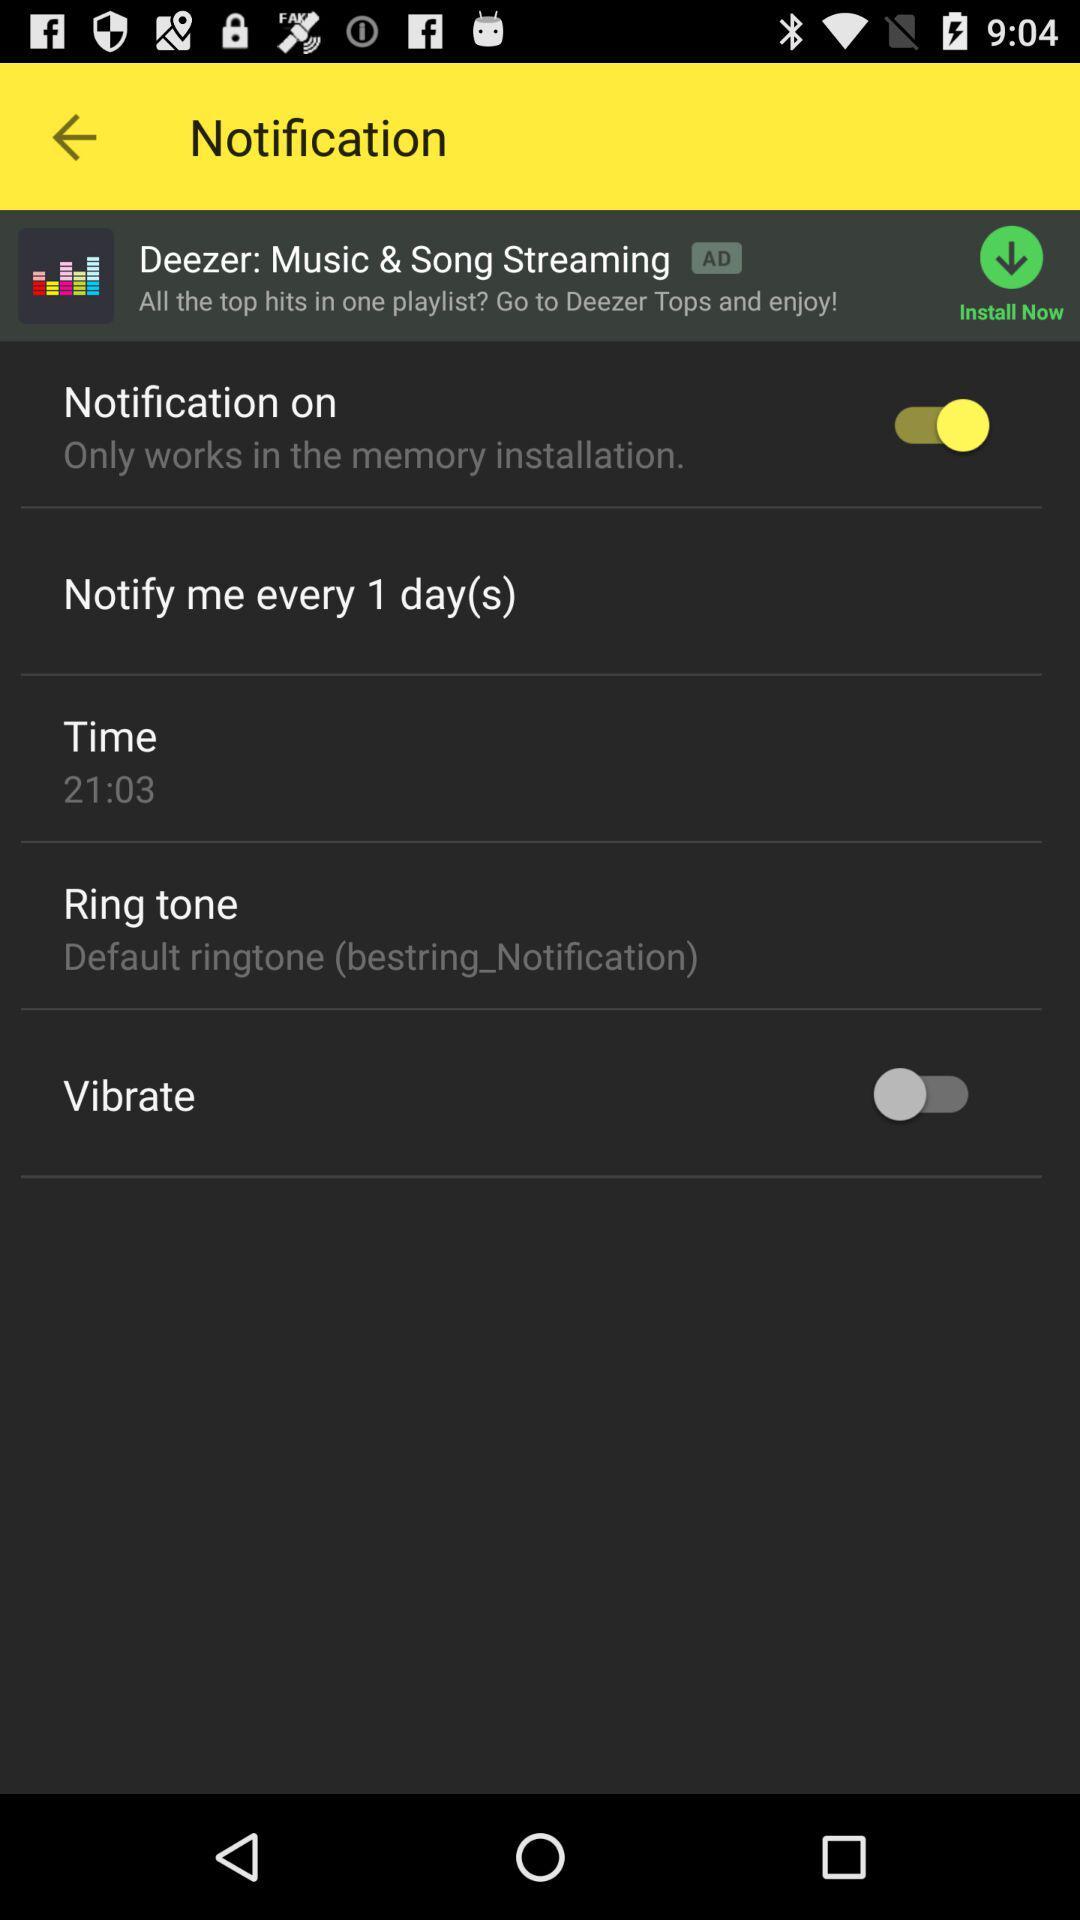 The width and height of the screenshot is (1080, 1920). What do you see at coordinates (149, 901) in the screenshot?
I see `the item above default ringtone (bestring_notification)` at bounding box center [149, 901].